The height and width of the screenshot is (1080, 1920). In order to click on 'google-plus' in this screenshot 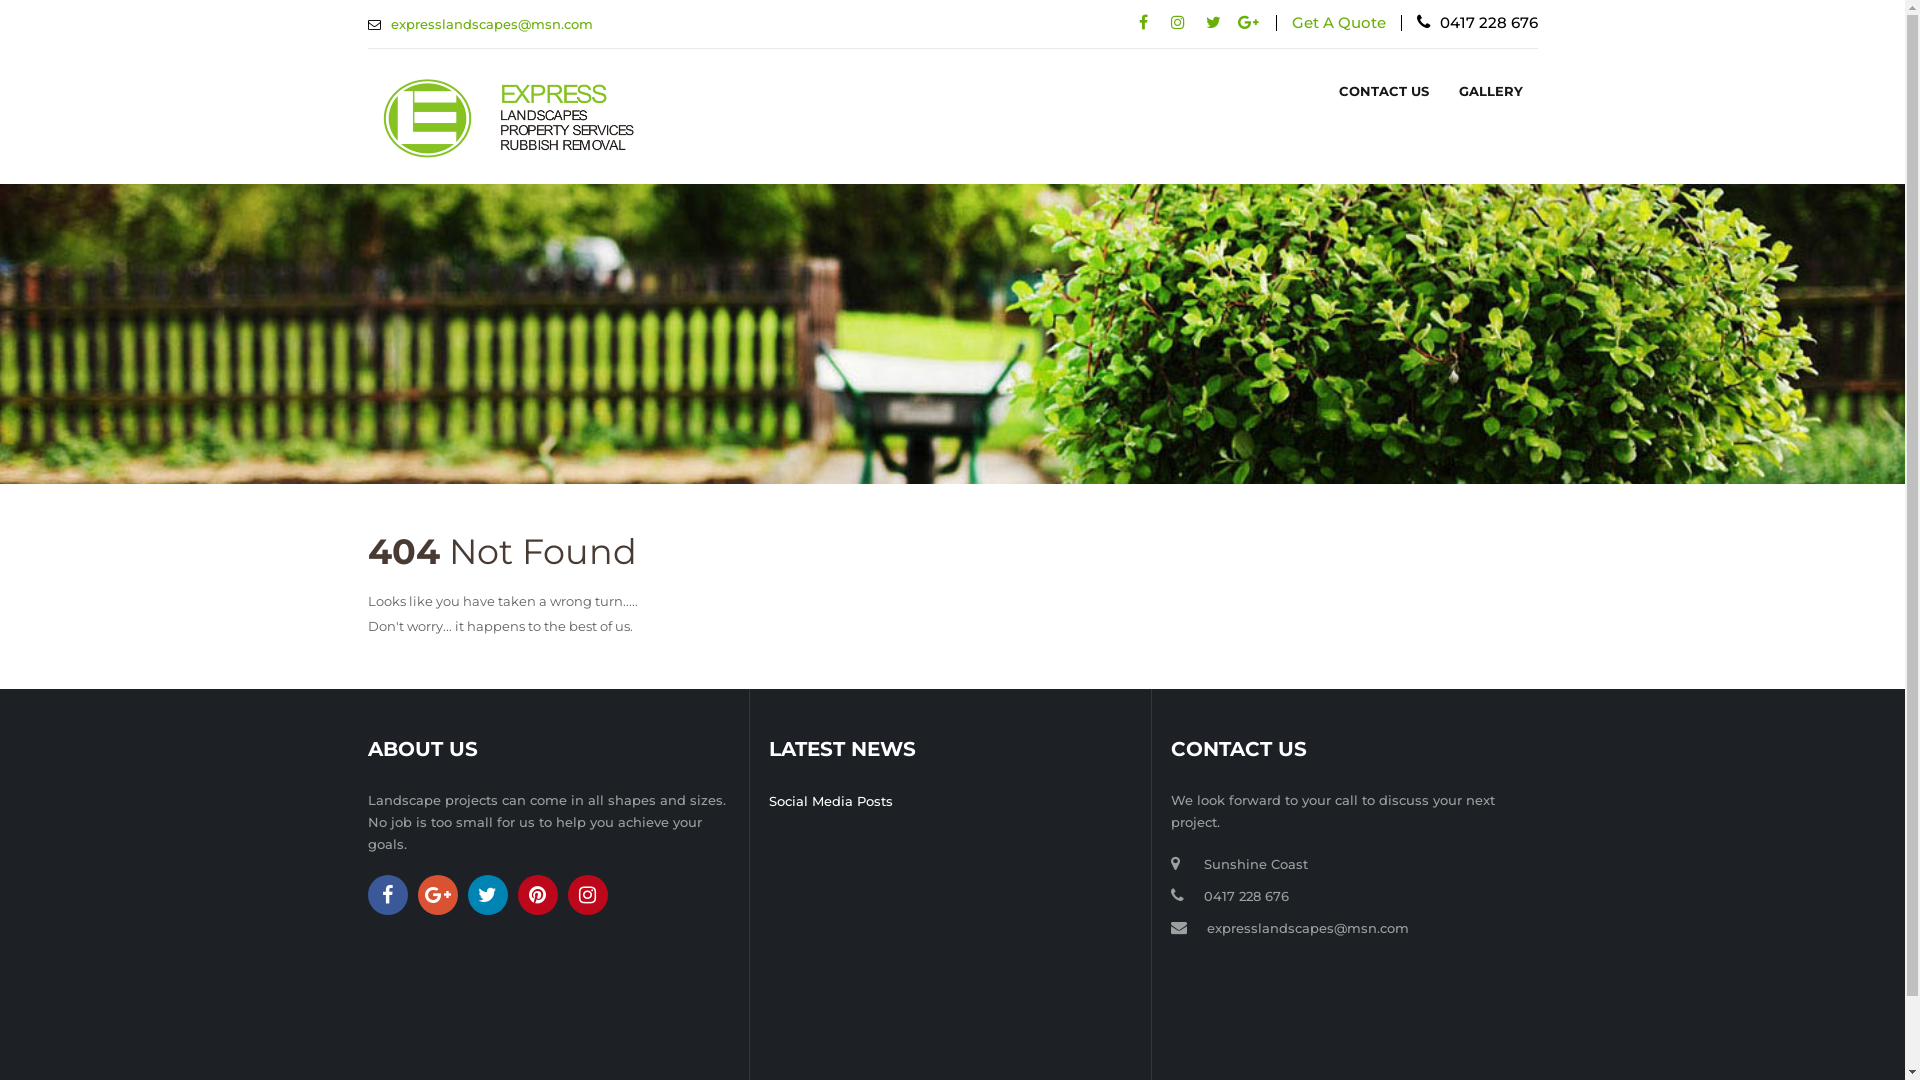, I will do `click(1246, 22)`.